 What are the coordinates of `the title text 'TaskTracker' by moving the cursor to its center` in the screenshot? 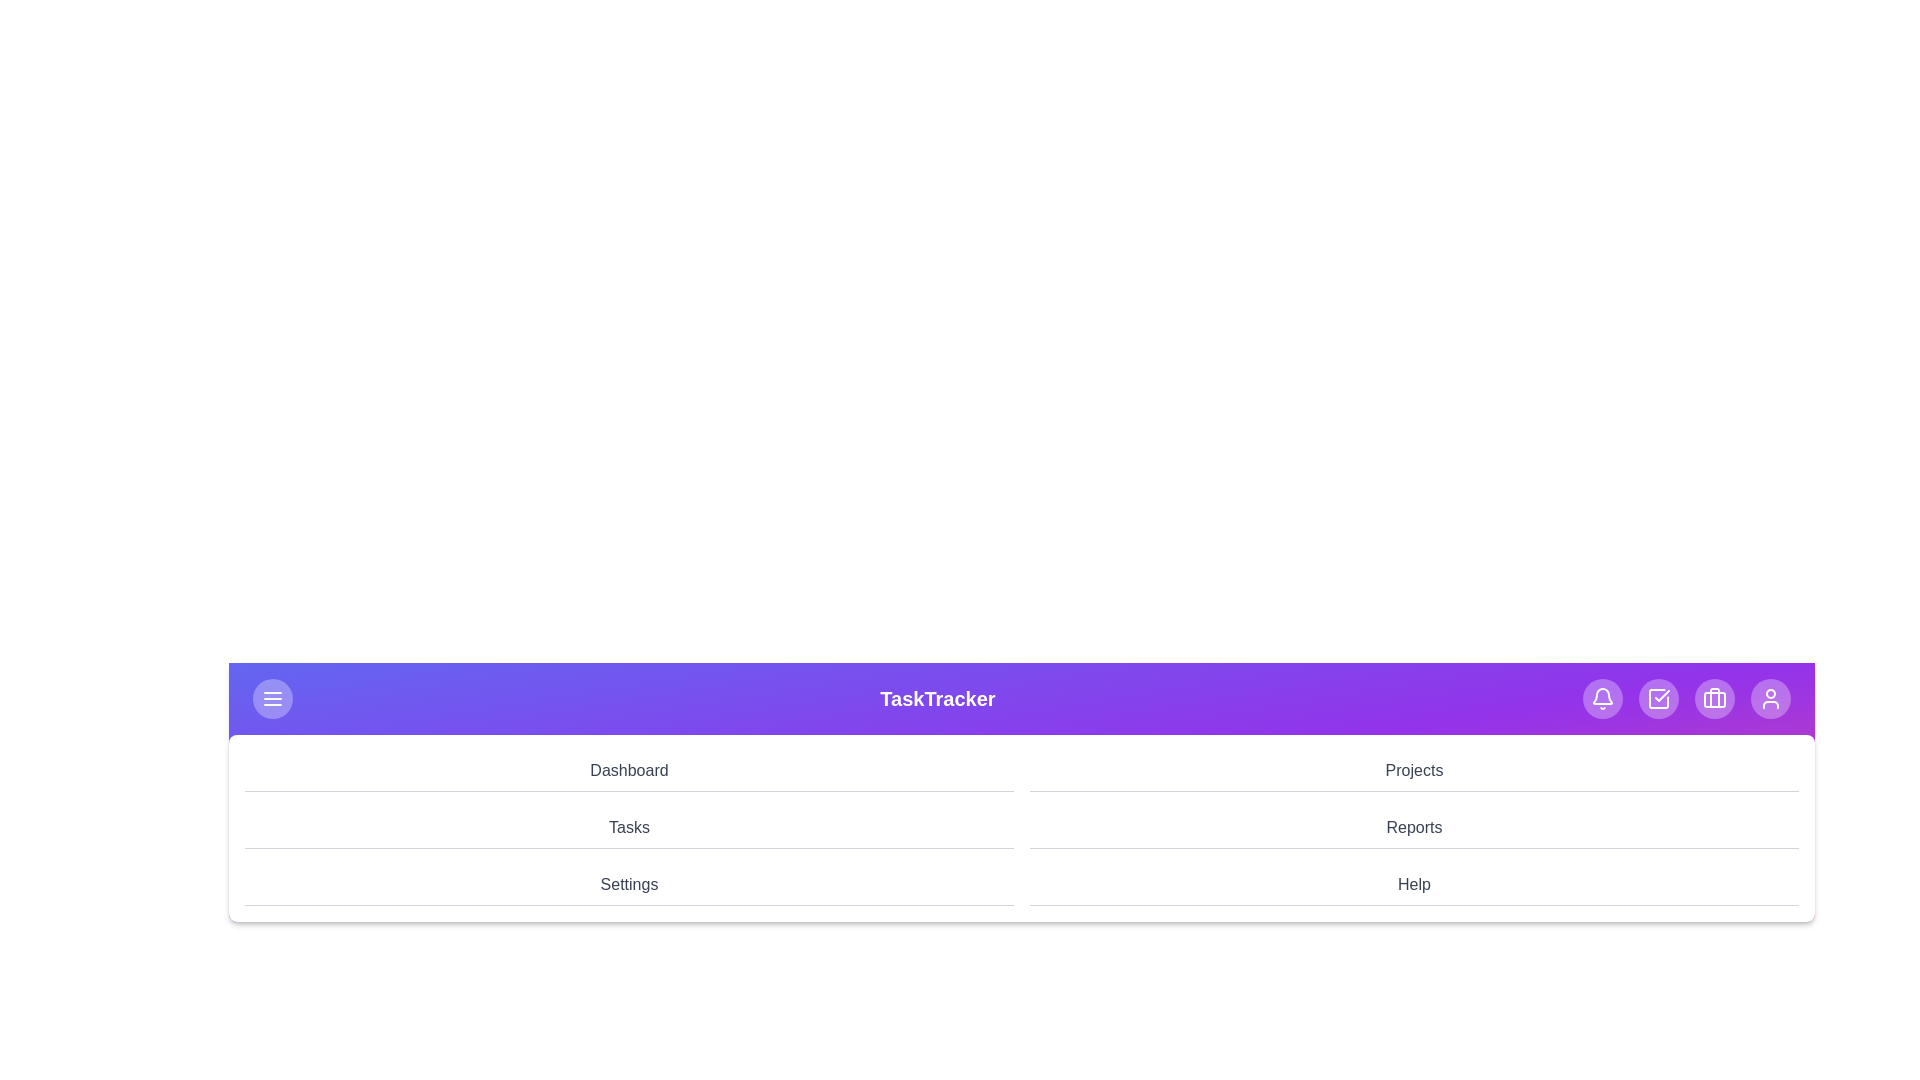 It's located at (936, 697).